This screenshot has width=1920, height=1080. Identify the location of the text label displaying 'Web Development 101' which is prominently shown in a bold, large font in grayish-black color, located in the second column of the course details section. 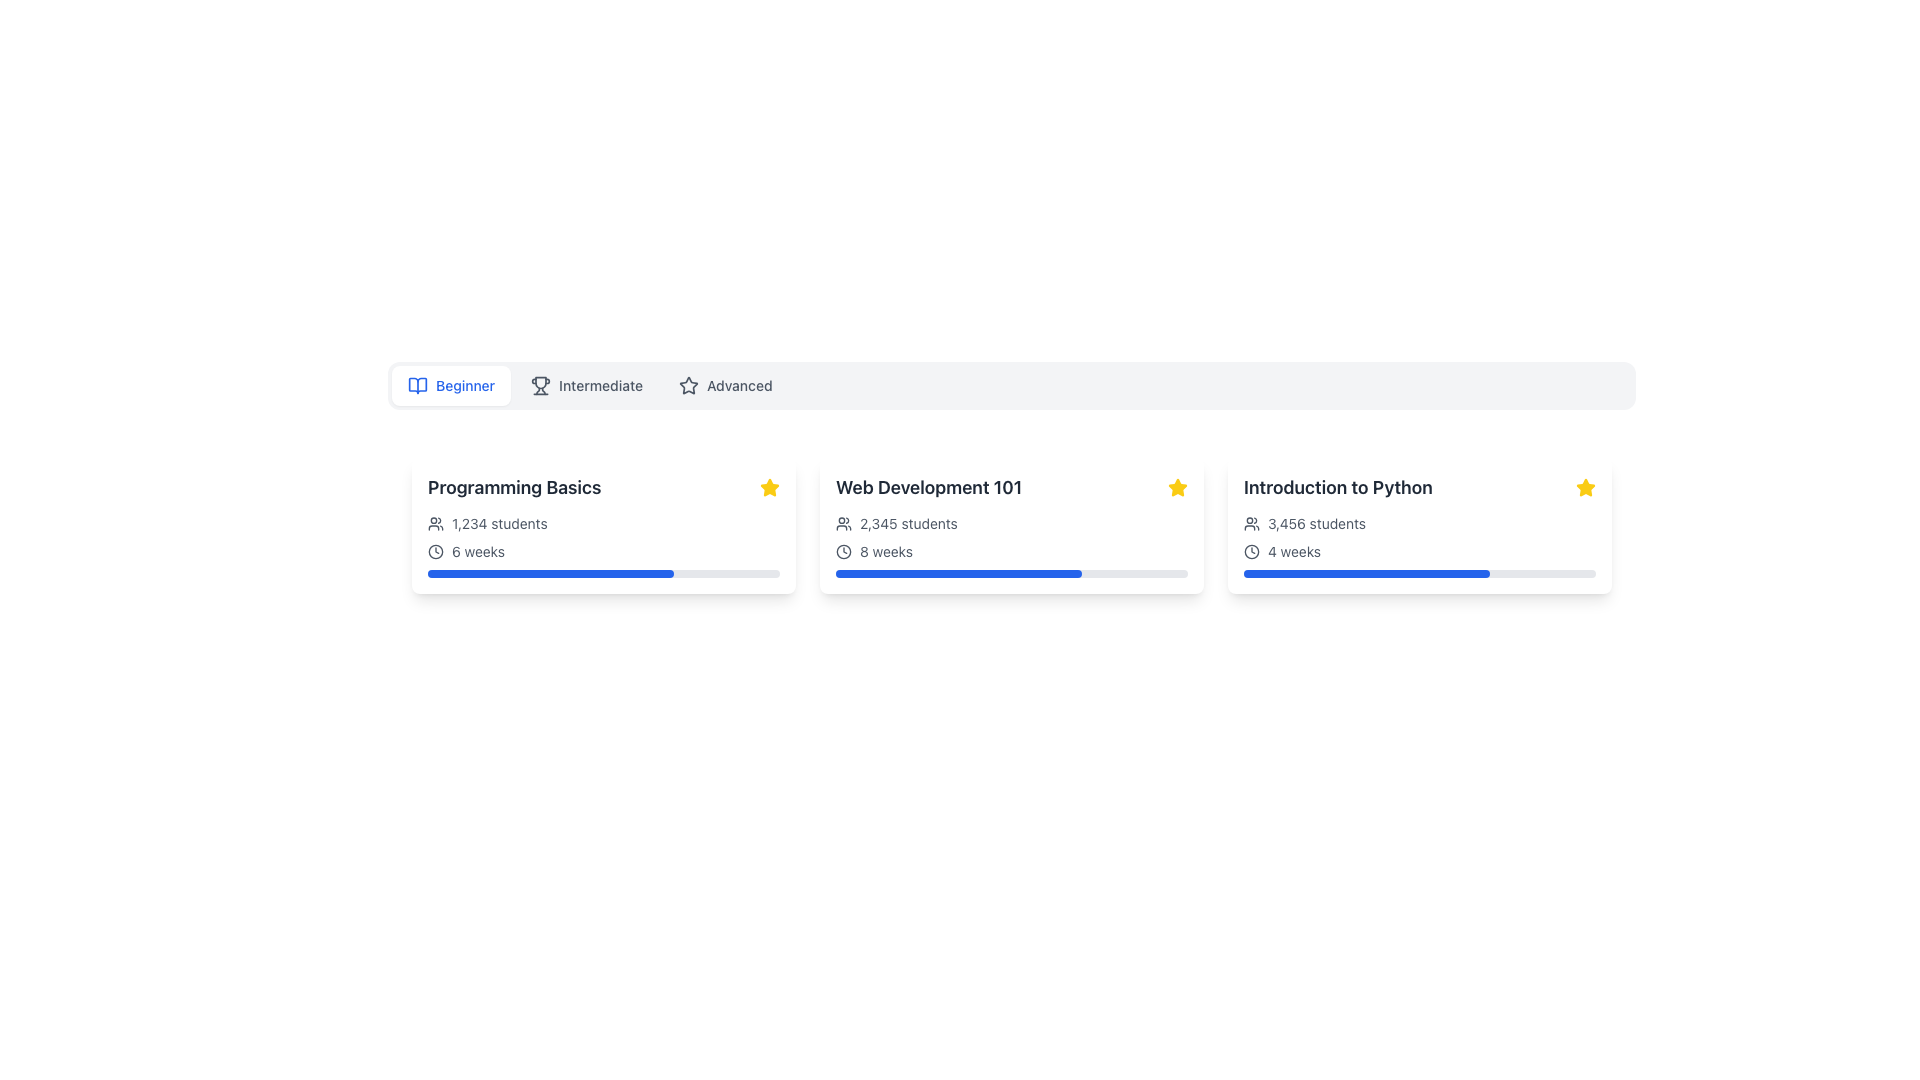
(928, 488).